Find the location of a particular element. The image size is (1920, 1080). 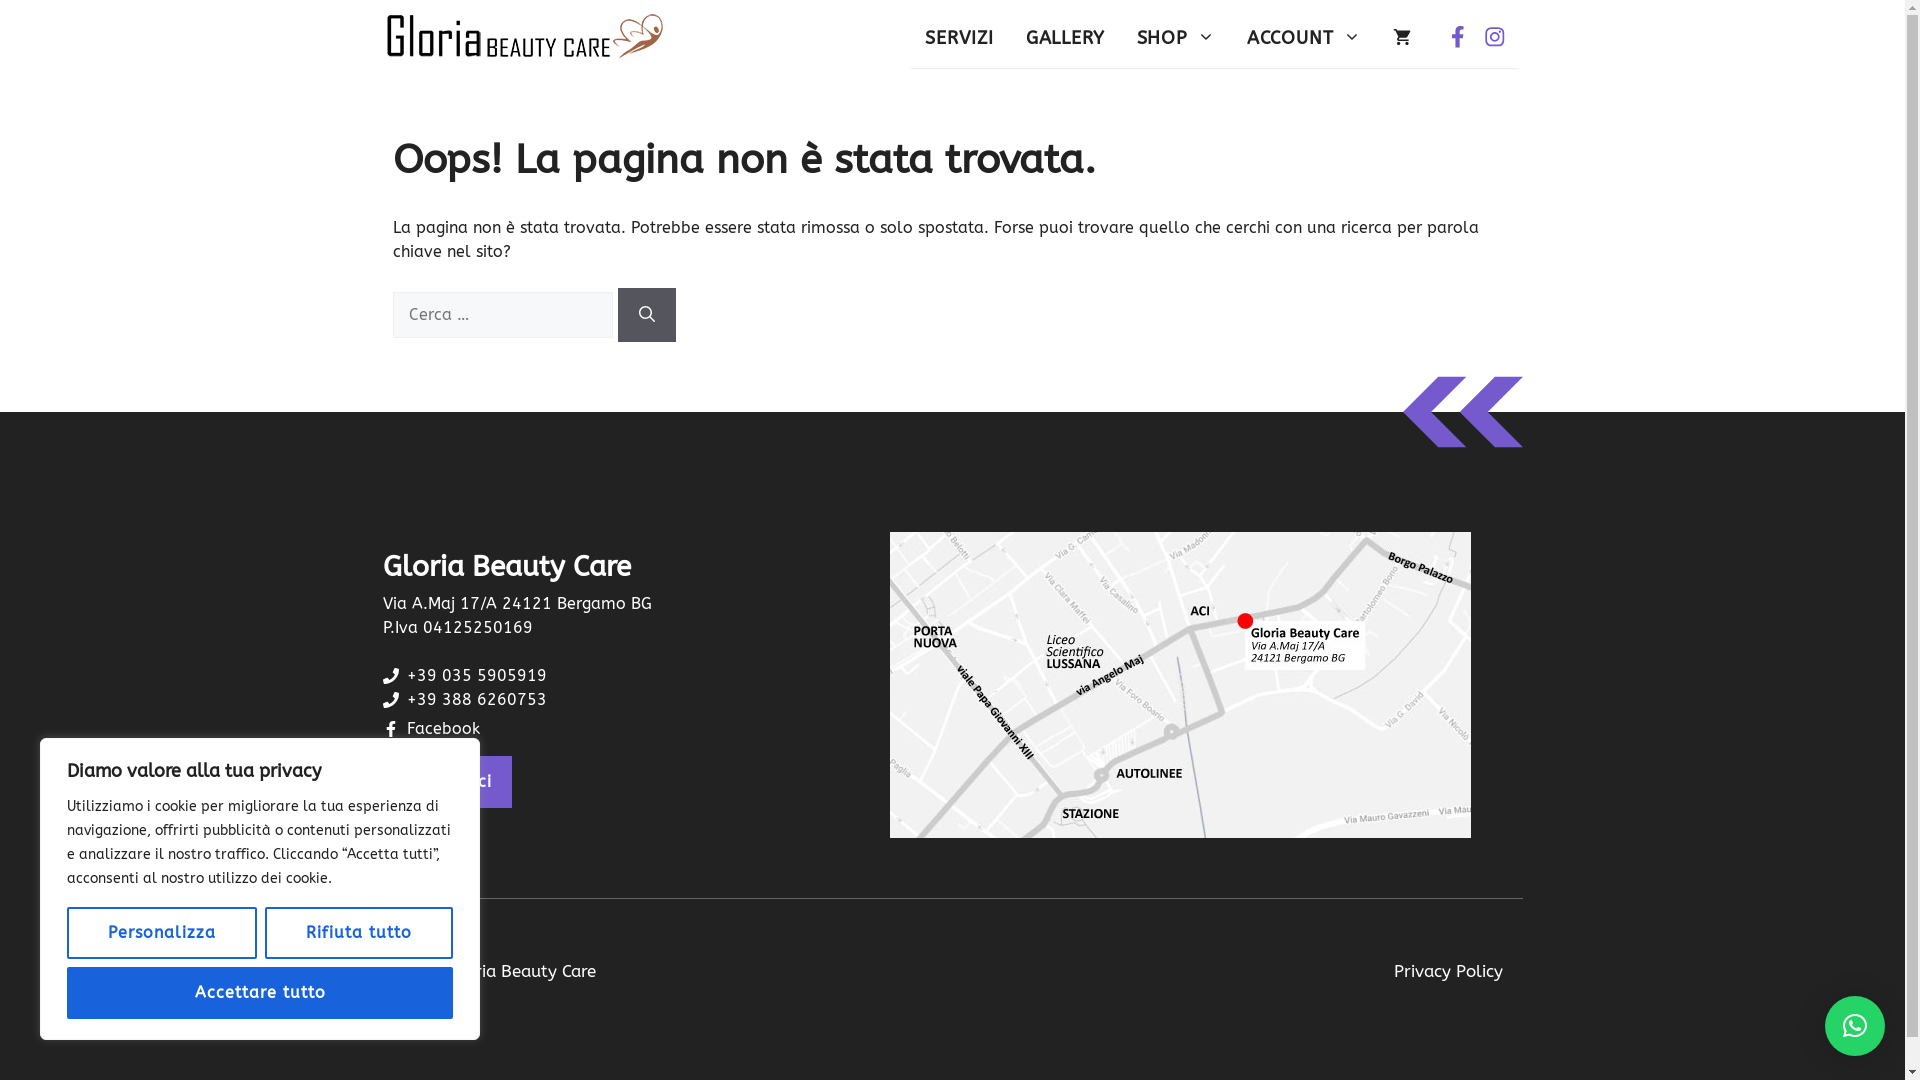

'Accettare tutto' is located at coordinates (258, 992).